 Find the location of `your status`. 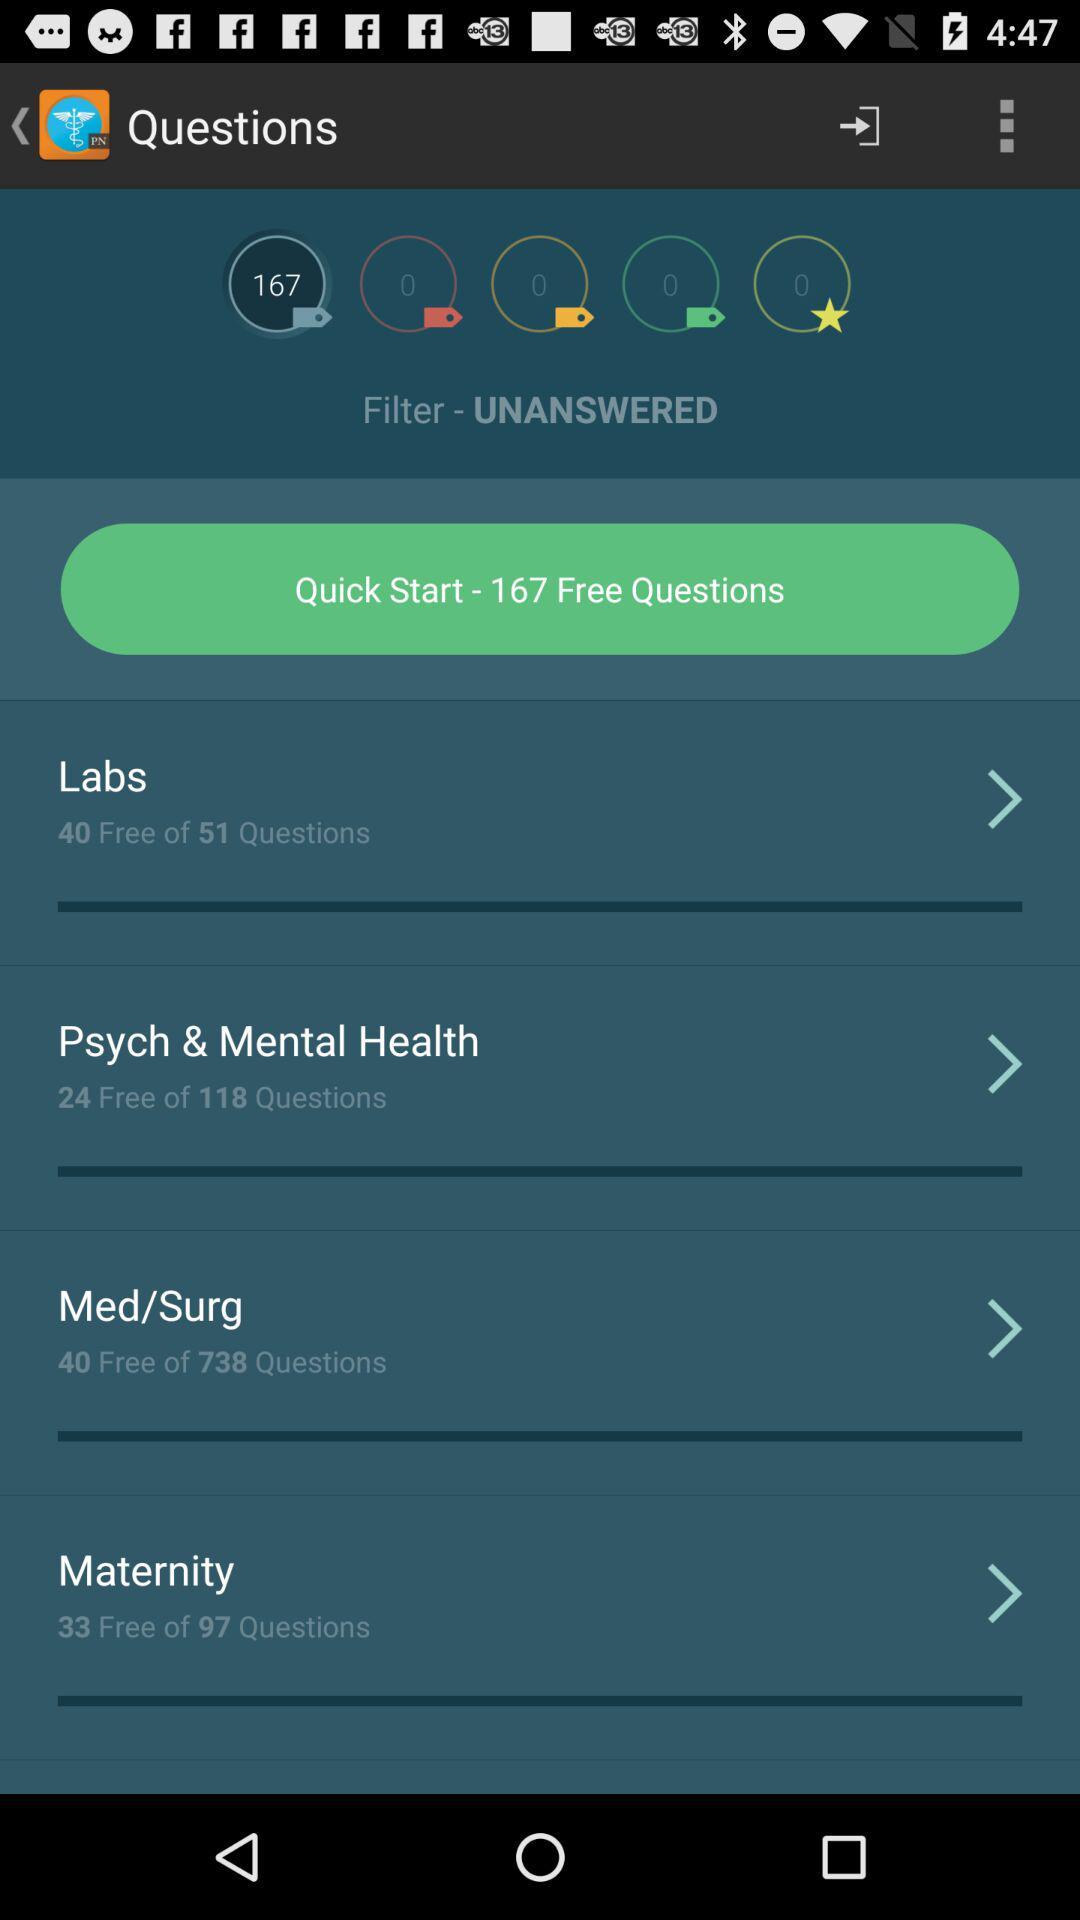

your status is located at coordinates (407, 282).